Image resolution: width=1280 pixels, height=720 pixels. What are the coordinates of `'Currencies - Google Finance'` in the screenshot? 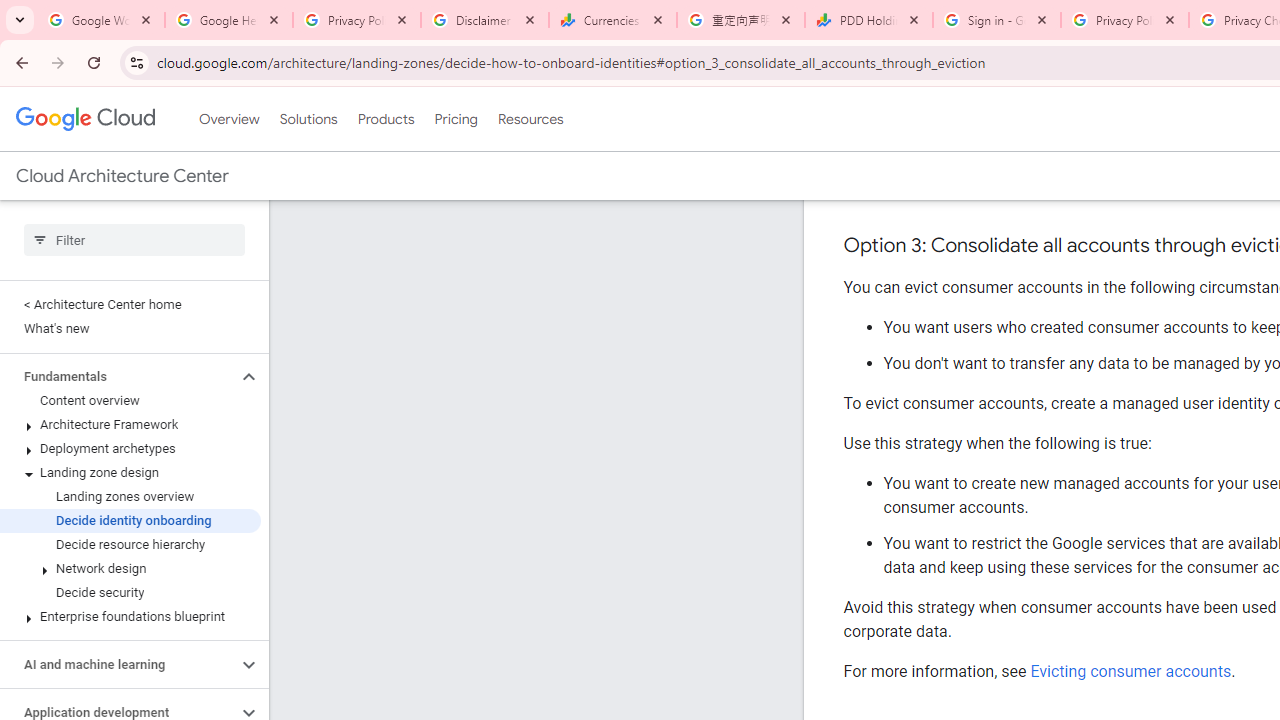 It's located at (612, 20).